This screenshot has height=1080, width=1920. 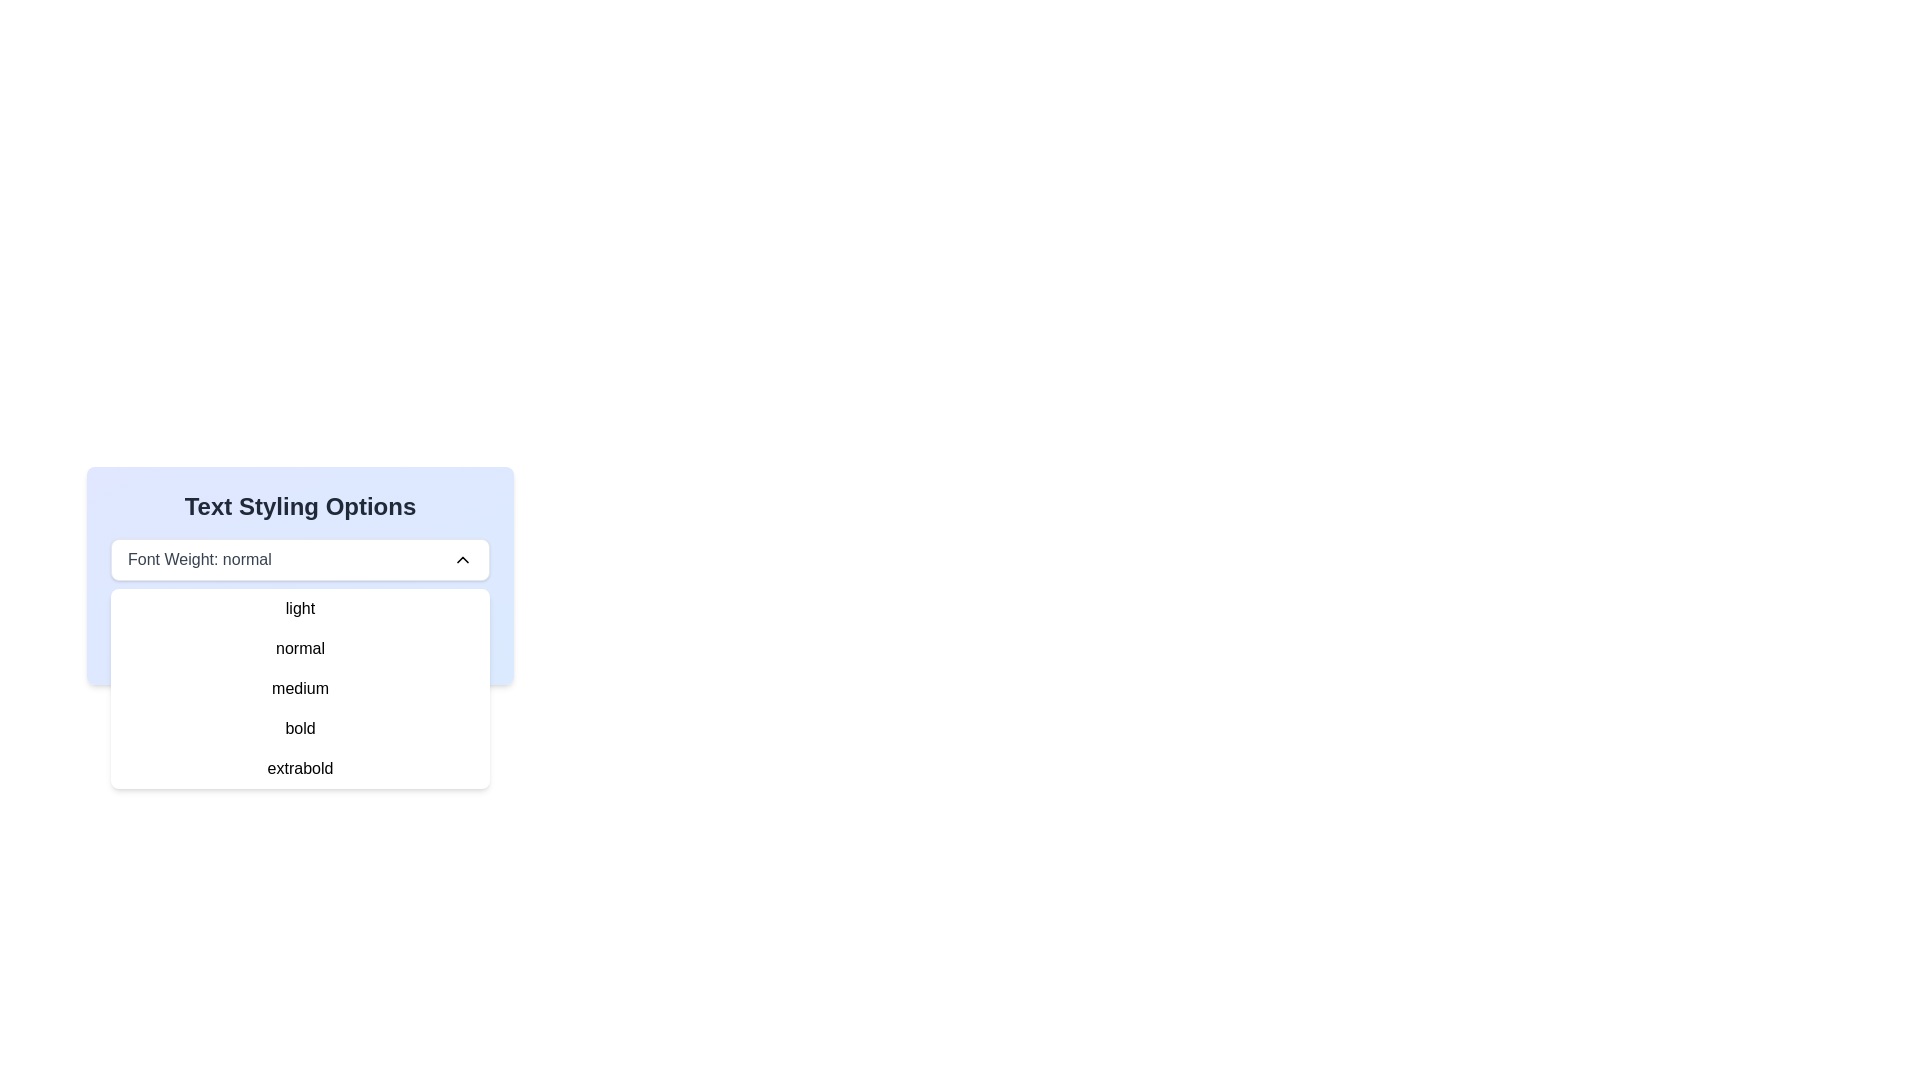 I want to click on the selectable list item displaying 'medium', so click(x=299, y=688).